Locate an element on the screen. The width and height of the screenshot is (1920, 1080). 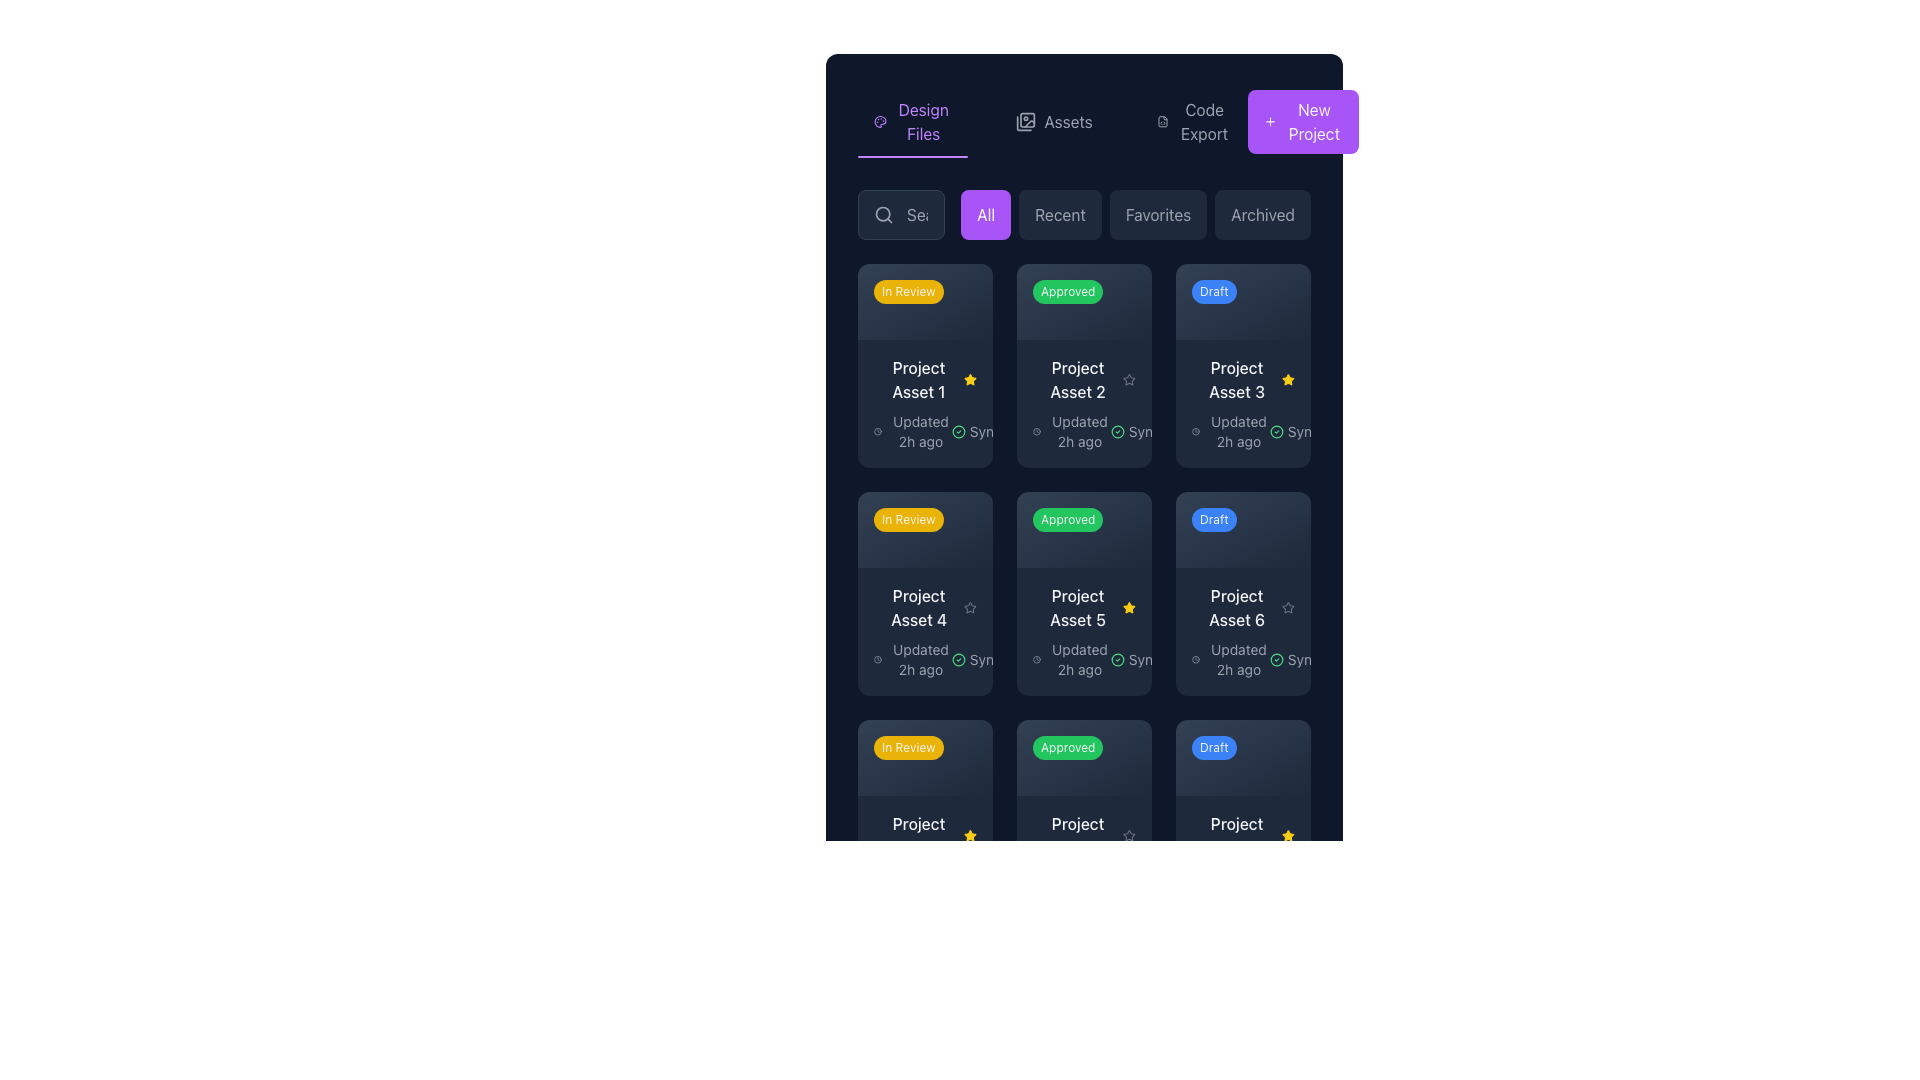
the Information card located in the second row, third column of the layout is located at coordinates (1242, 403).